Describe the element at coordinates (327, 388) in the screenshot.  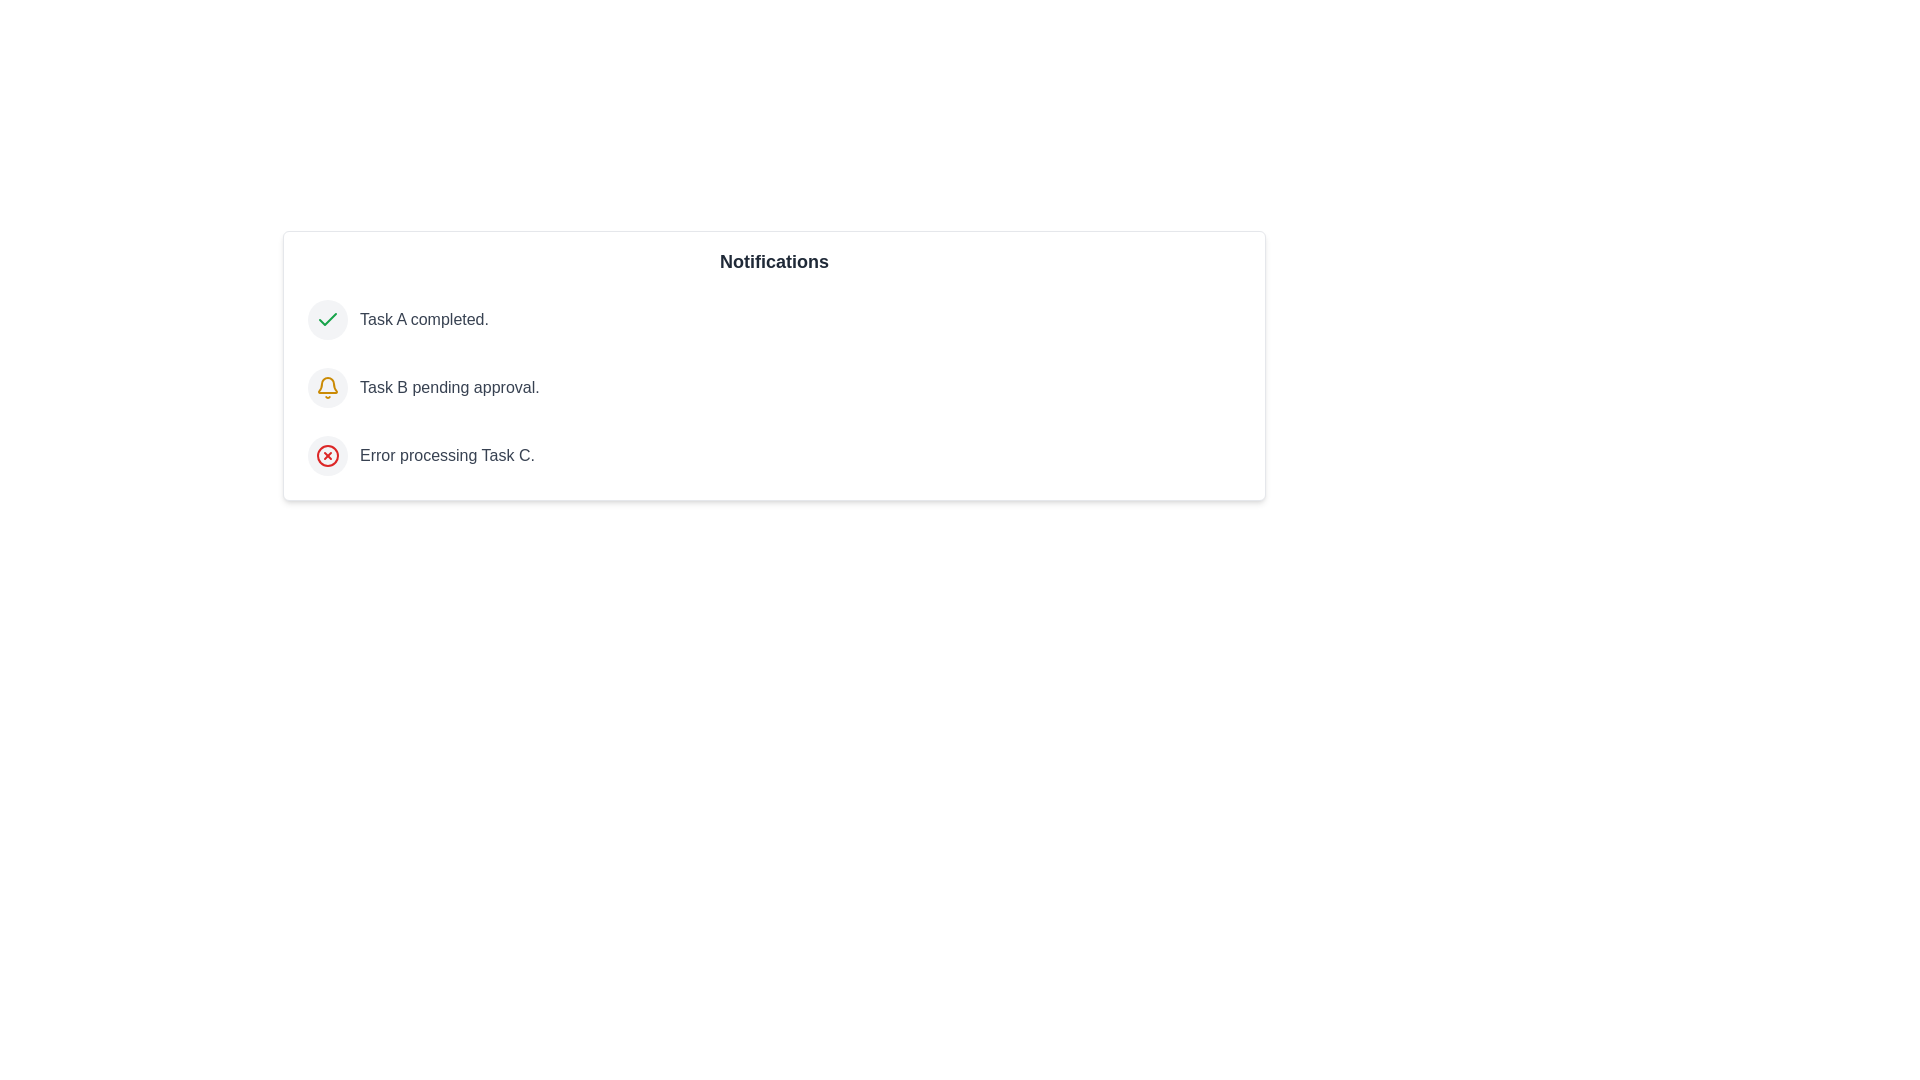
I see `the icon associated with the notification of type warning` at that location.